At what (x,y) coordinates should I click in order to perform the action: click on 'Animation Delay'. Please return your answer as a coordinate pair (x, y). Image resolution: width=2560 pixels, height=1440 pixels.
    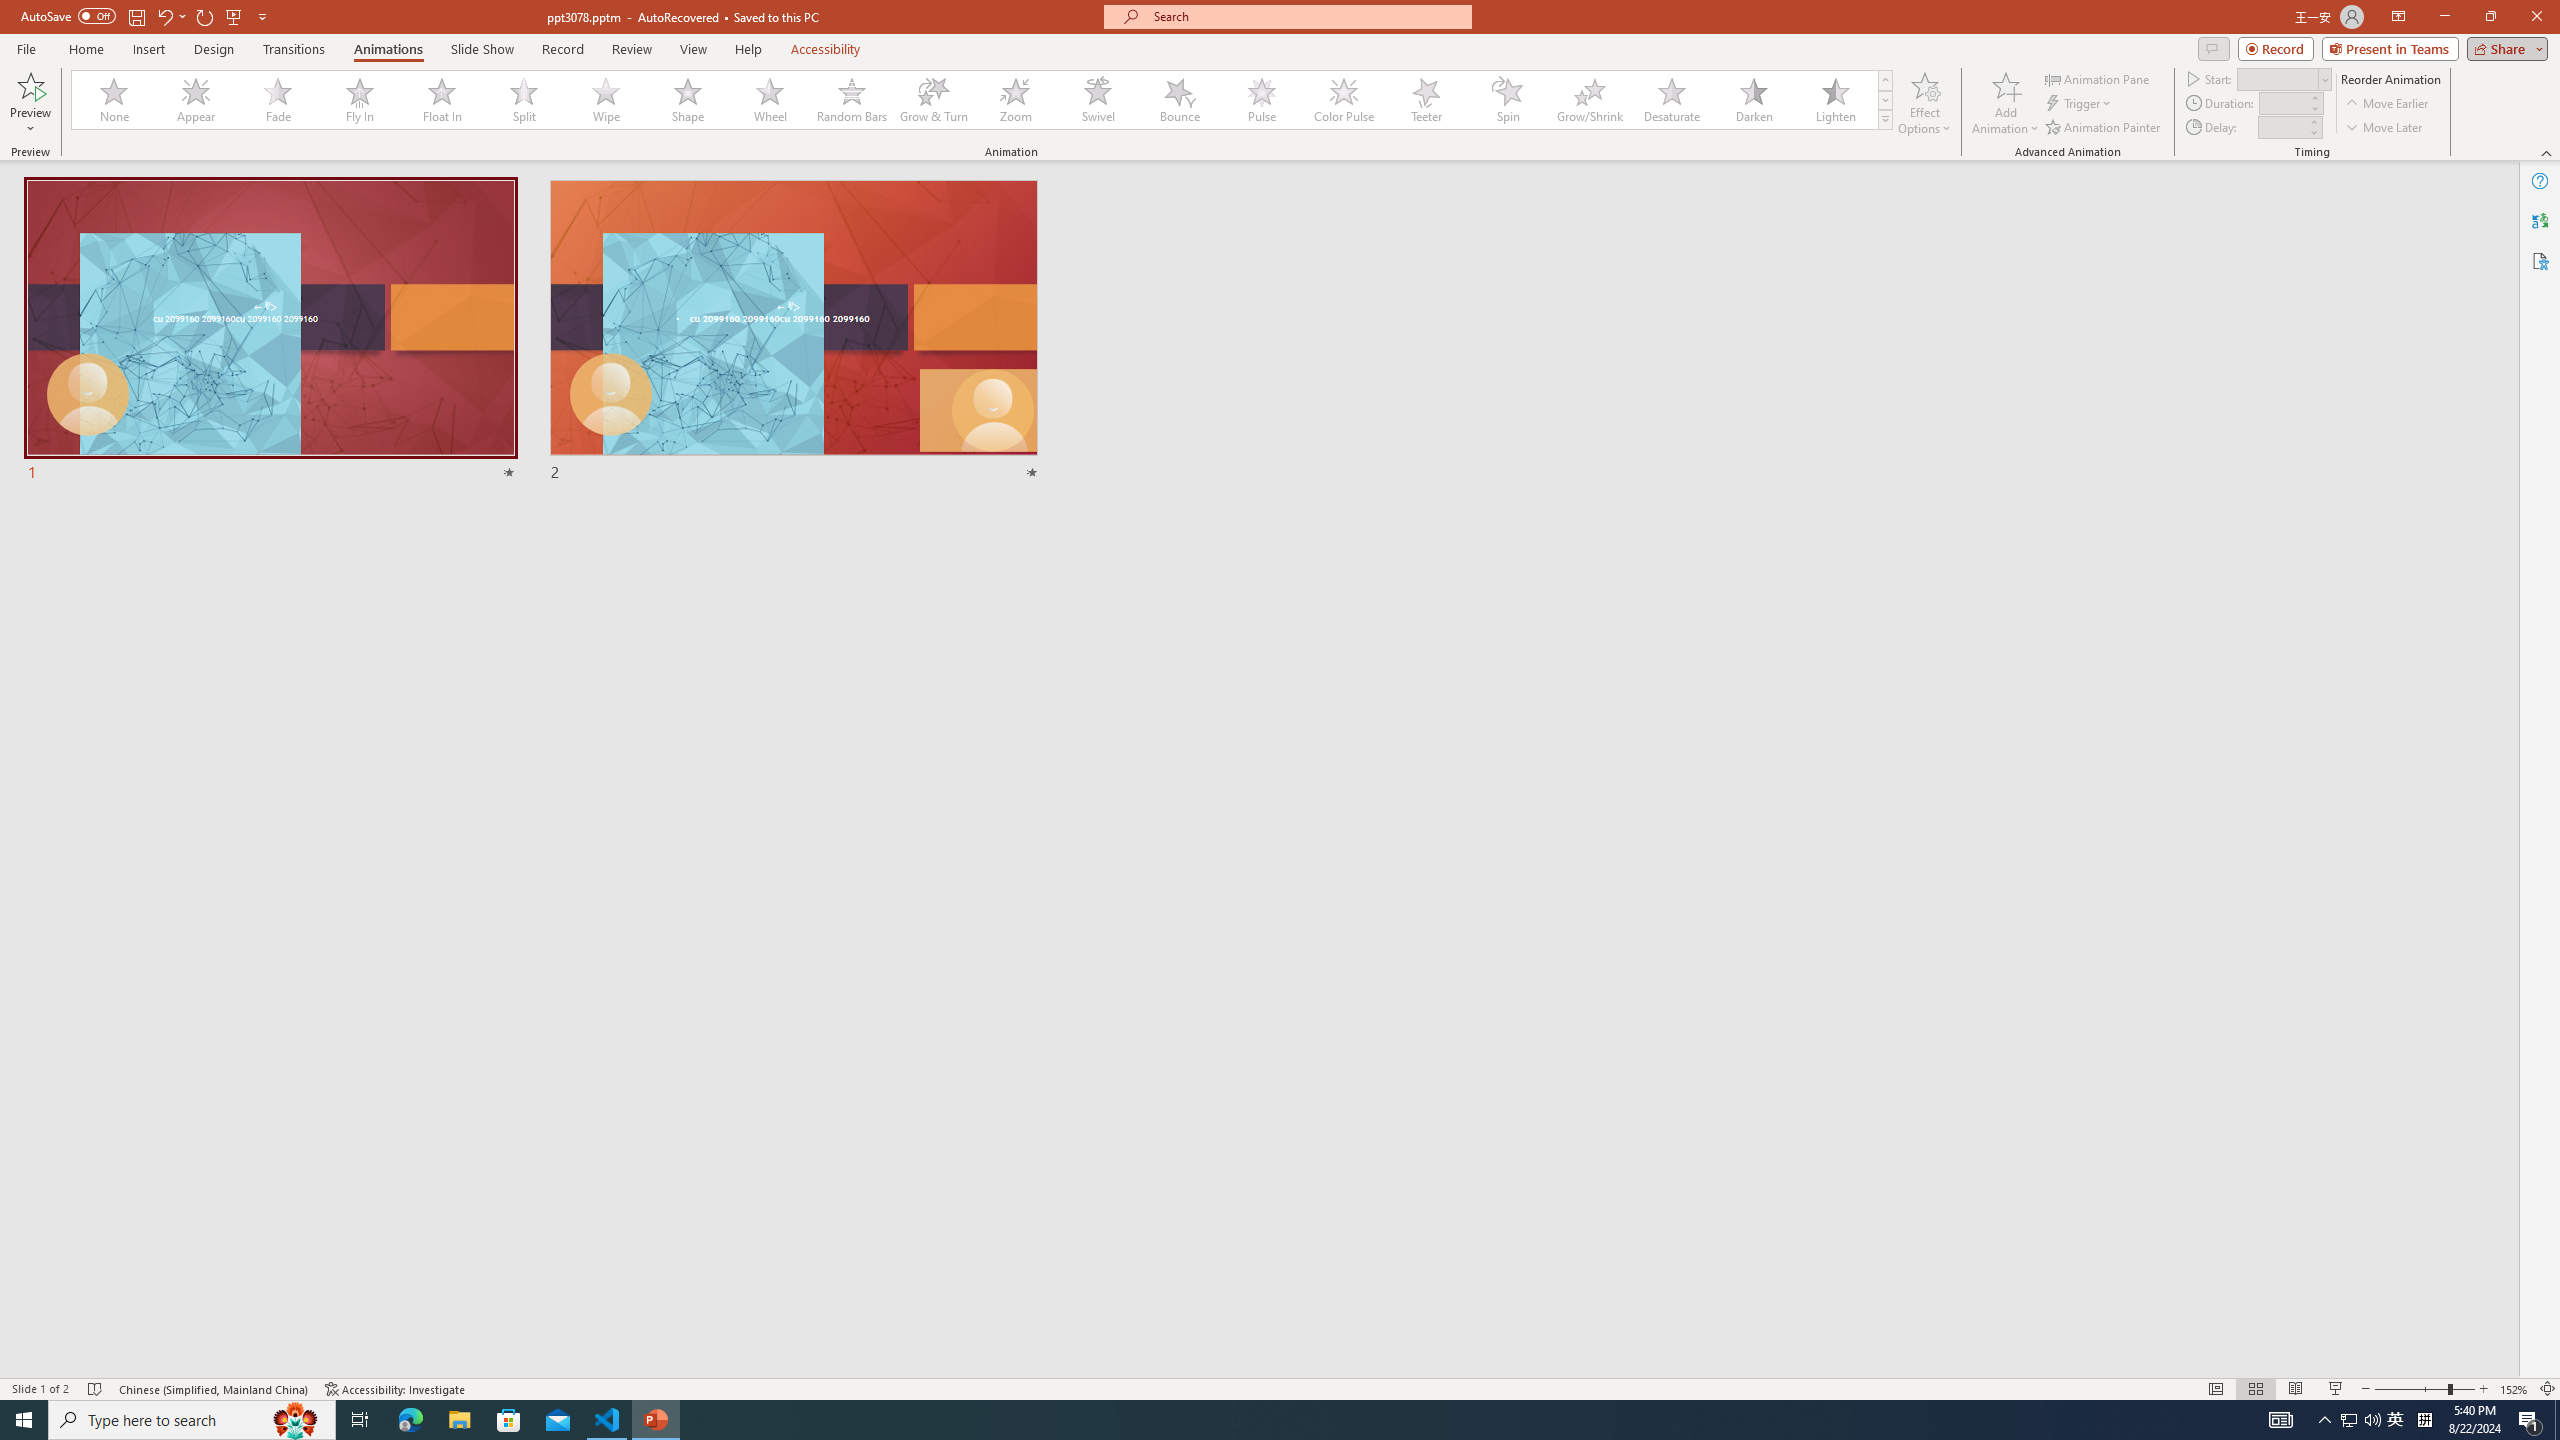
    Looking at the image, I should click on (2279, 126).